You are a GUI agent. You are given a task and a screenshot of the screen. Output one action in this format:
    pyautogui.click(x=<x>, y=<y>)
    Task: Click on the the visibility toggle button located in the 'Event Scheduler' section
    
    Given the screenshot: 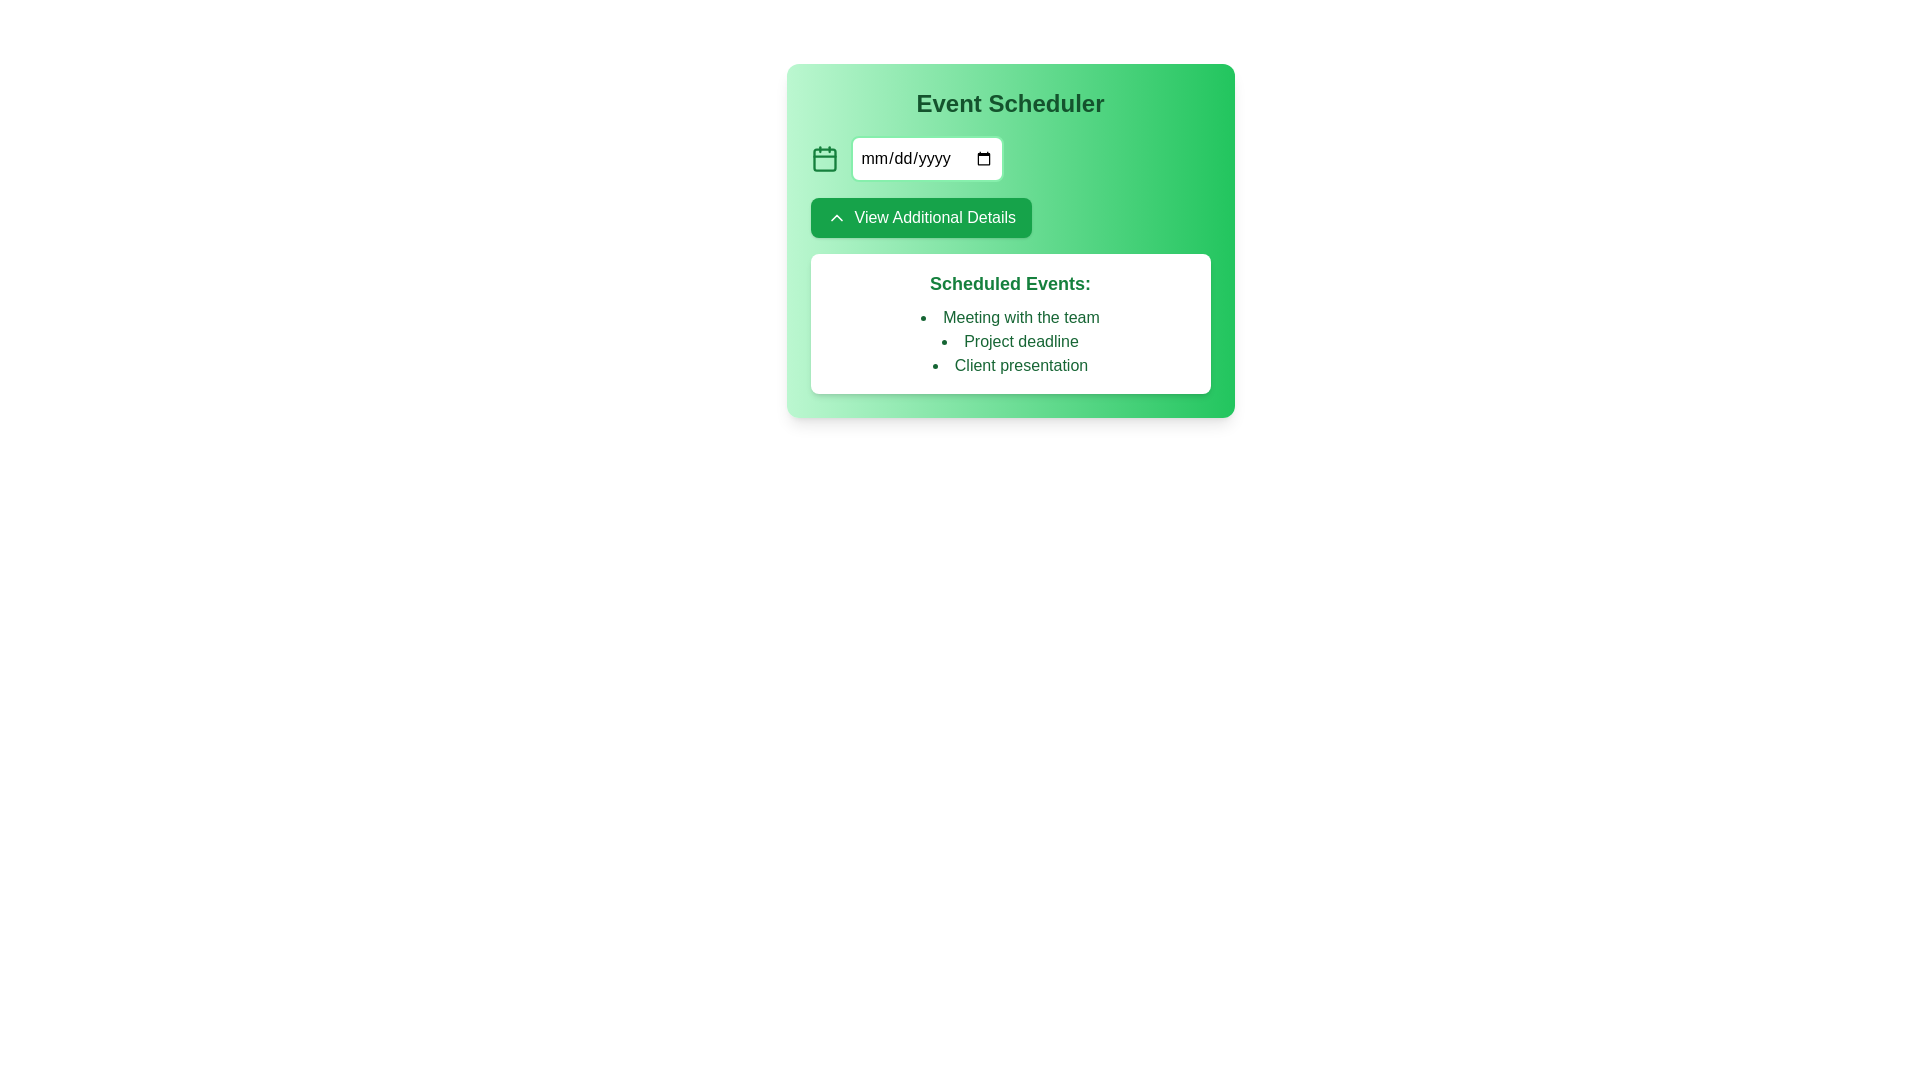 What is the action you would take?
    pyautogui.click(x=920, y=218)
    